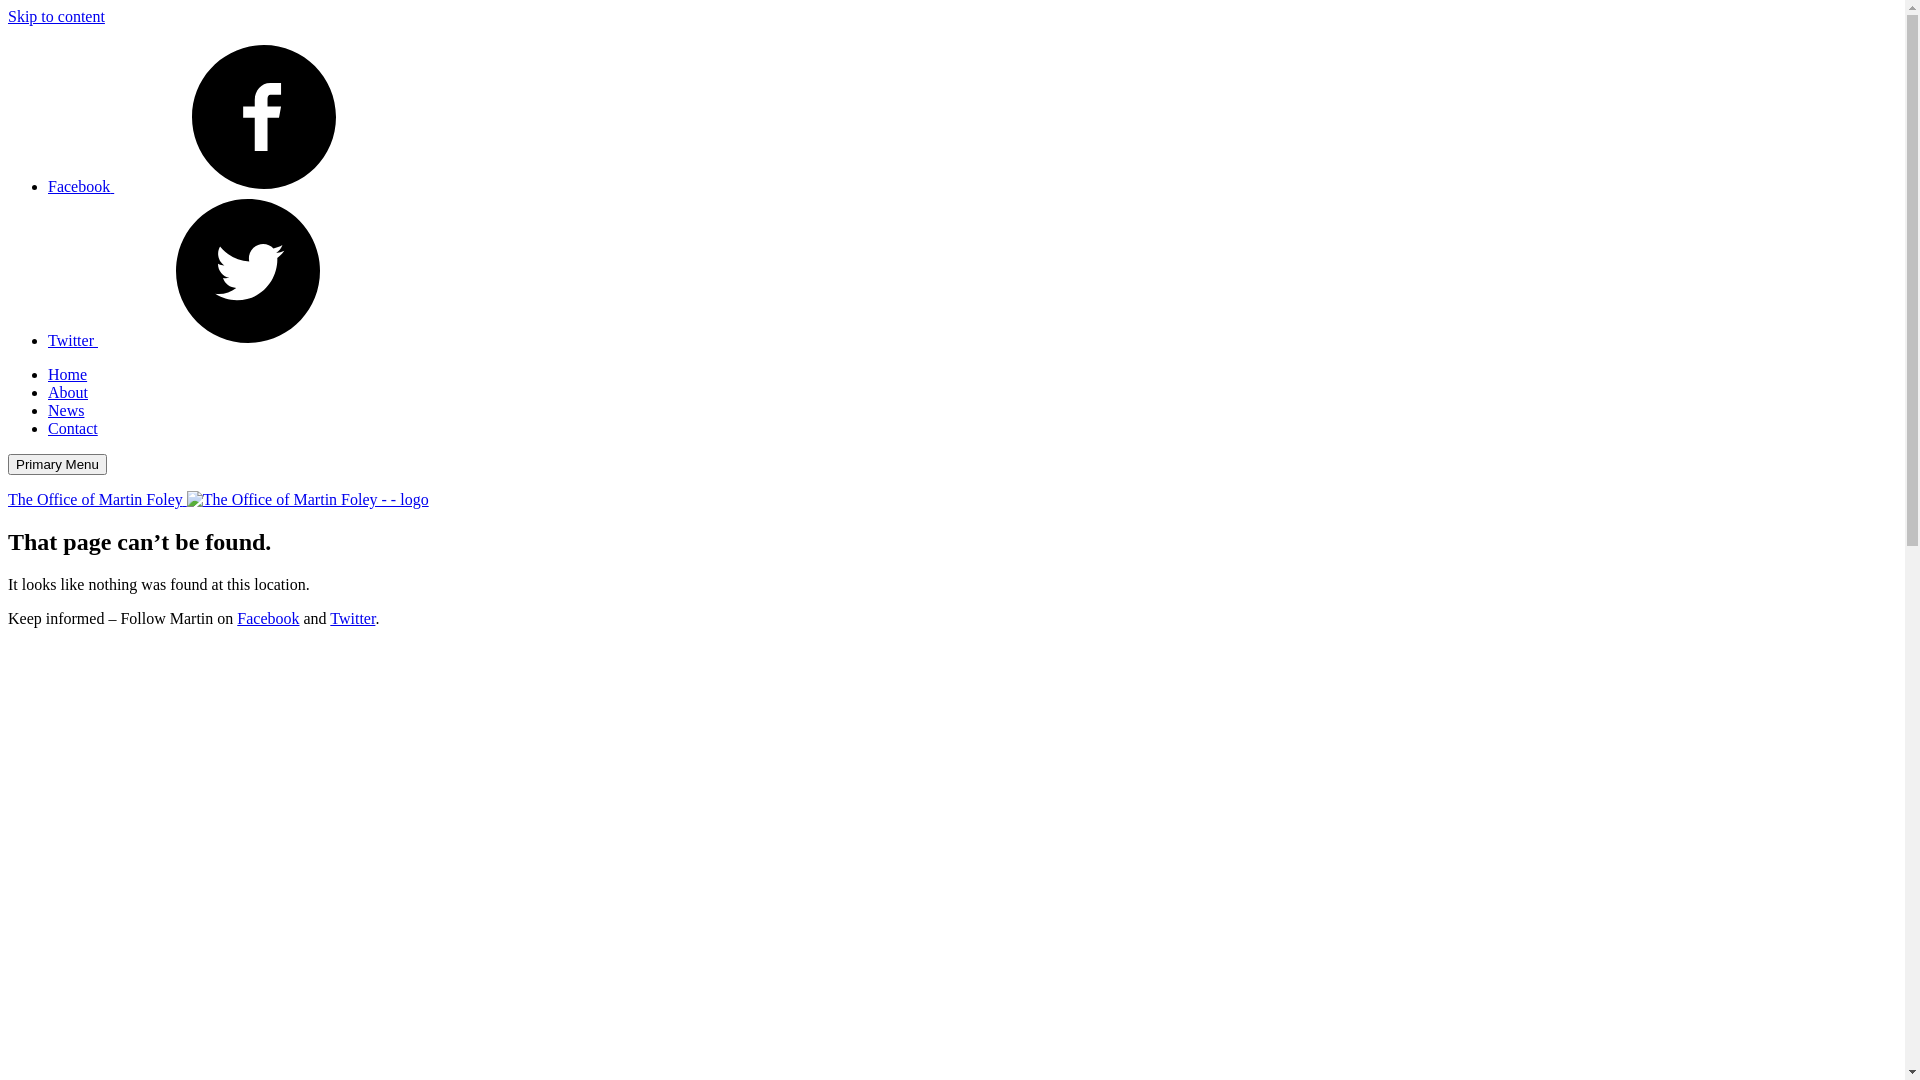 The width and height of the screenshot is (1920, 1080). What do you see at coordinates (218, 498) in the screenshot?
I see `'The Office of Martin Foley'` at bounding box center [218, 498].